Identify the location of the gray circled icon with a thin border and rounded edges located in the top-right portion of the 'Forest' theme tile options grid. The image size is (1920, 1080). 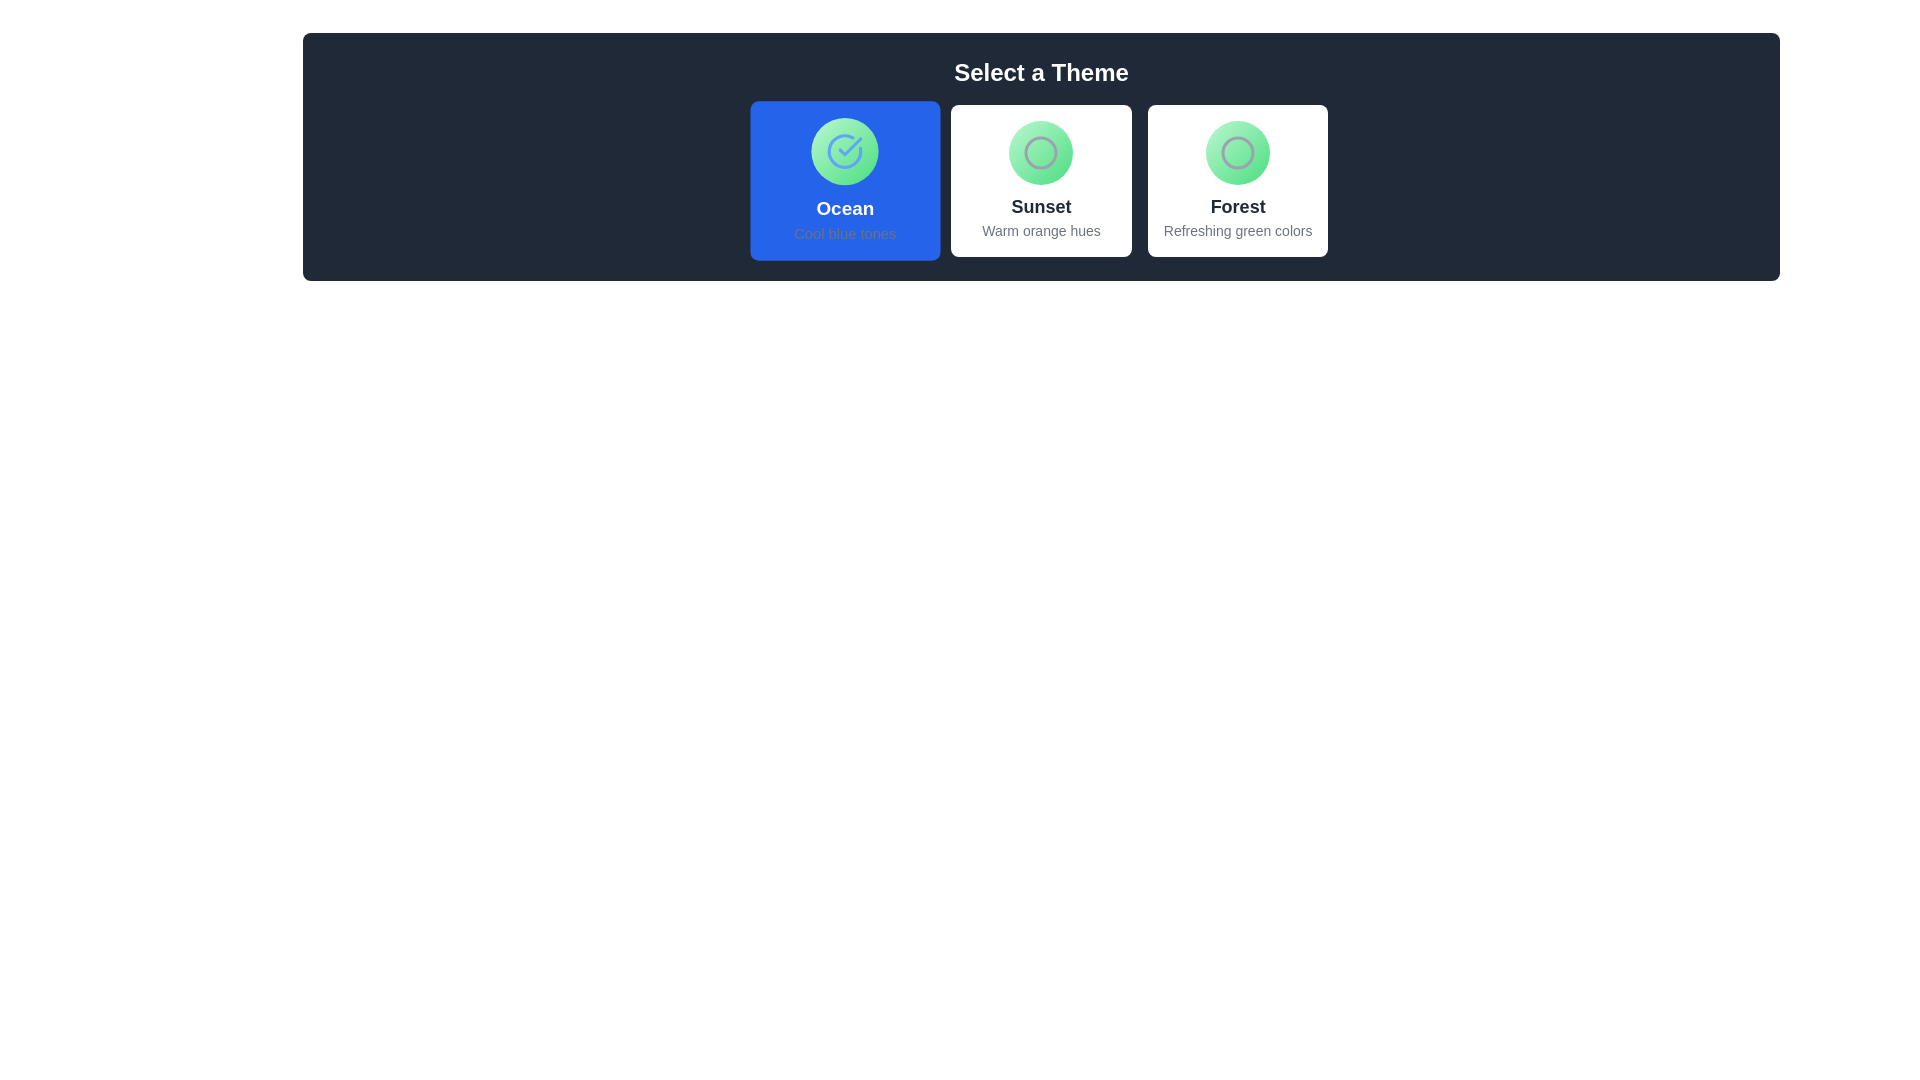
(1237, 152).